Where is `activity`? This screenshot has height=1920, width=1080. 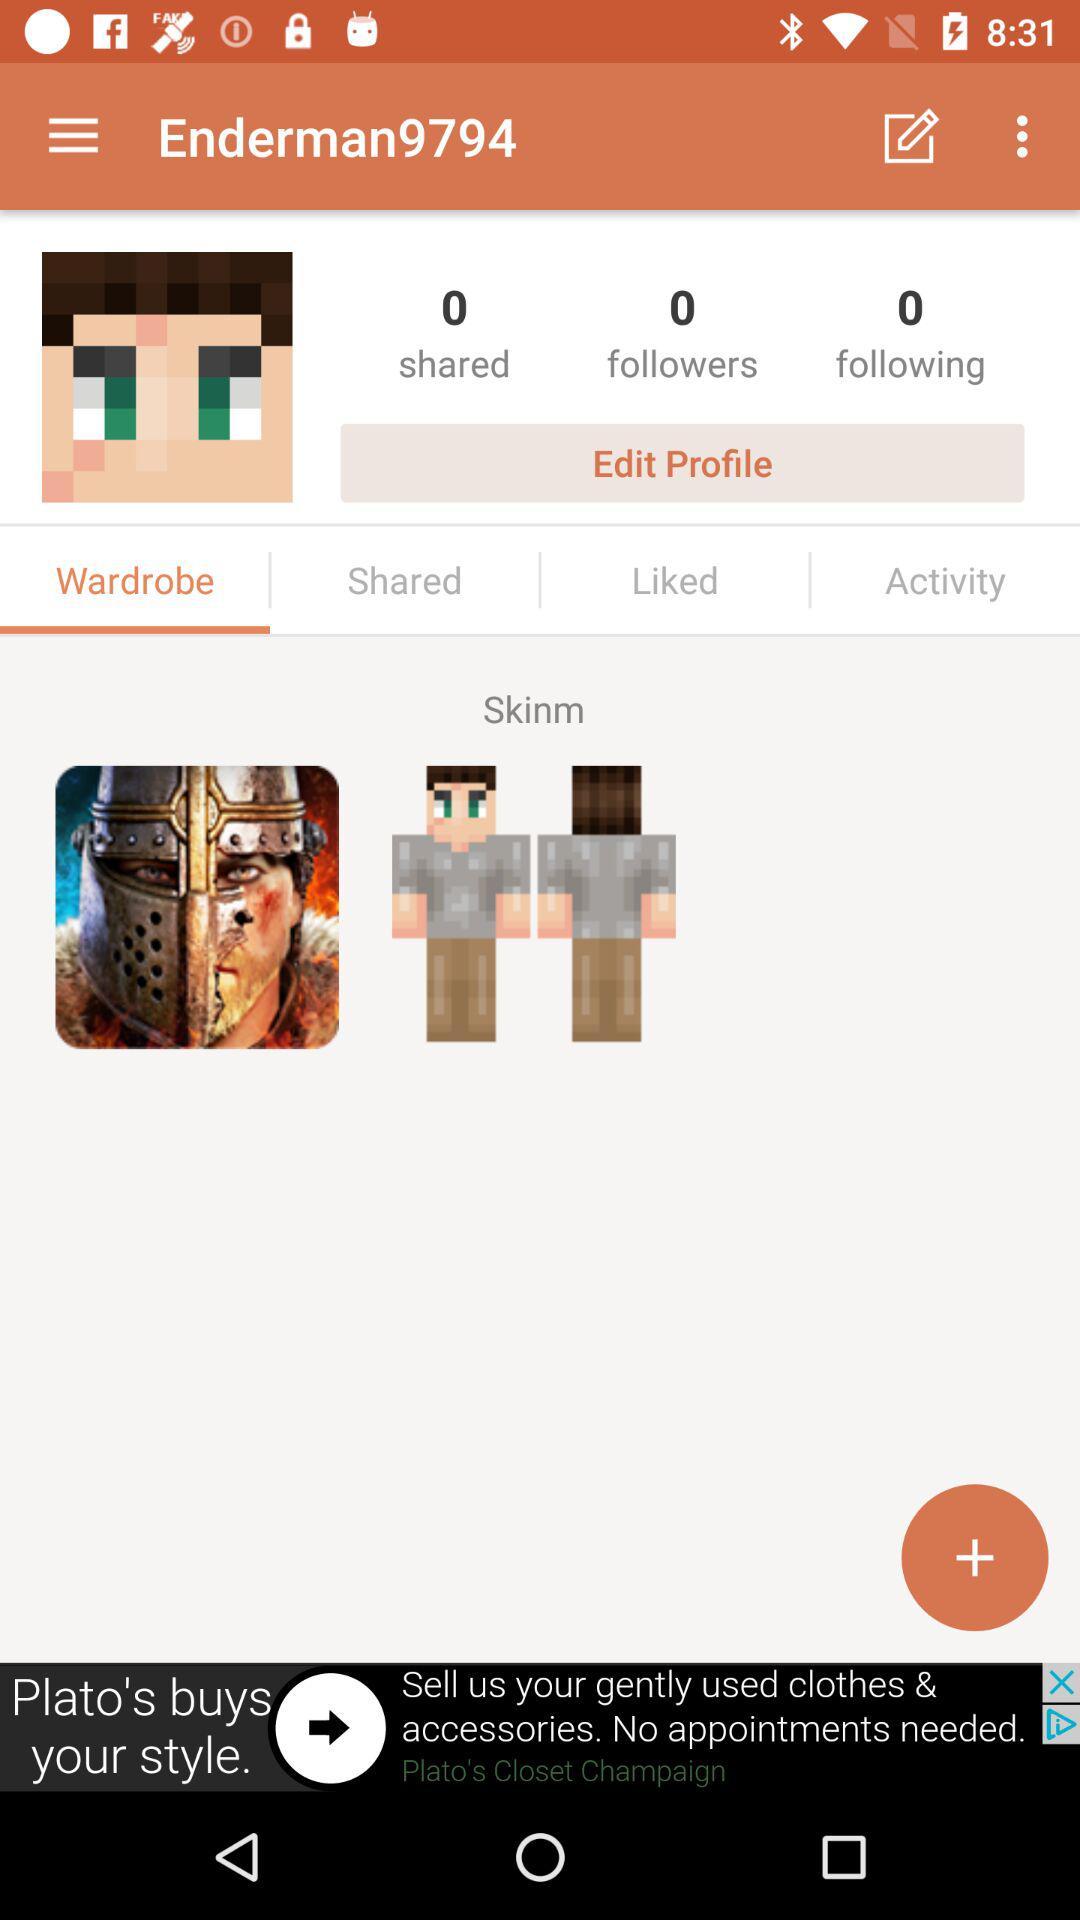 activity is located at coordinates (945, 579).